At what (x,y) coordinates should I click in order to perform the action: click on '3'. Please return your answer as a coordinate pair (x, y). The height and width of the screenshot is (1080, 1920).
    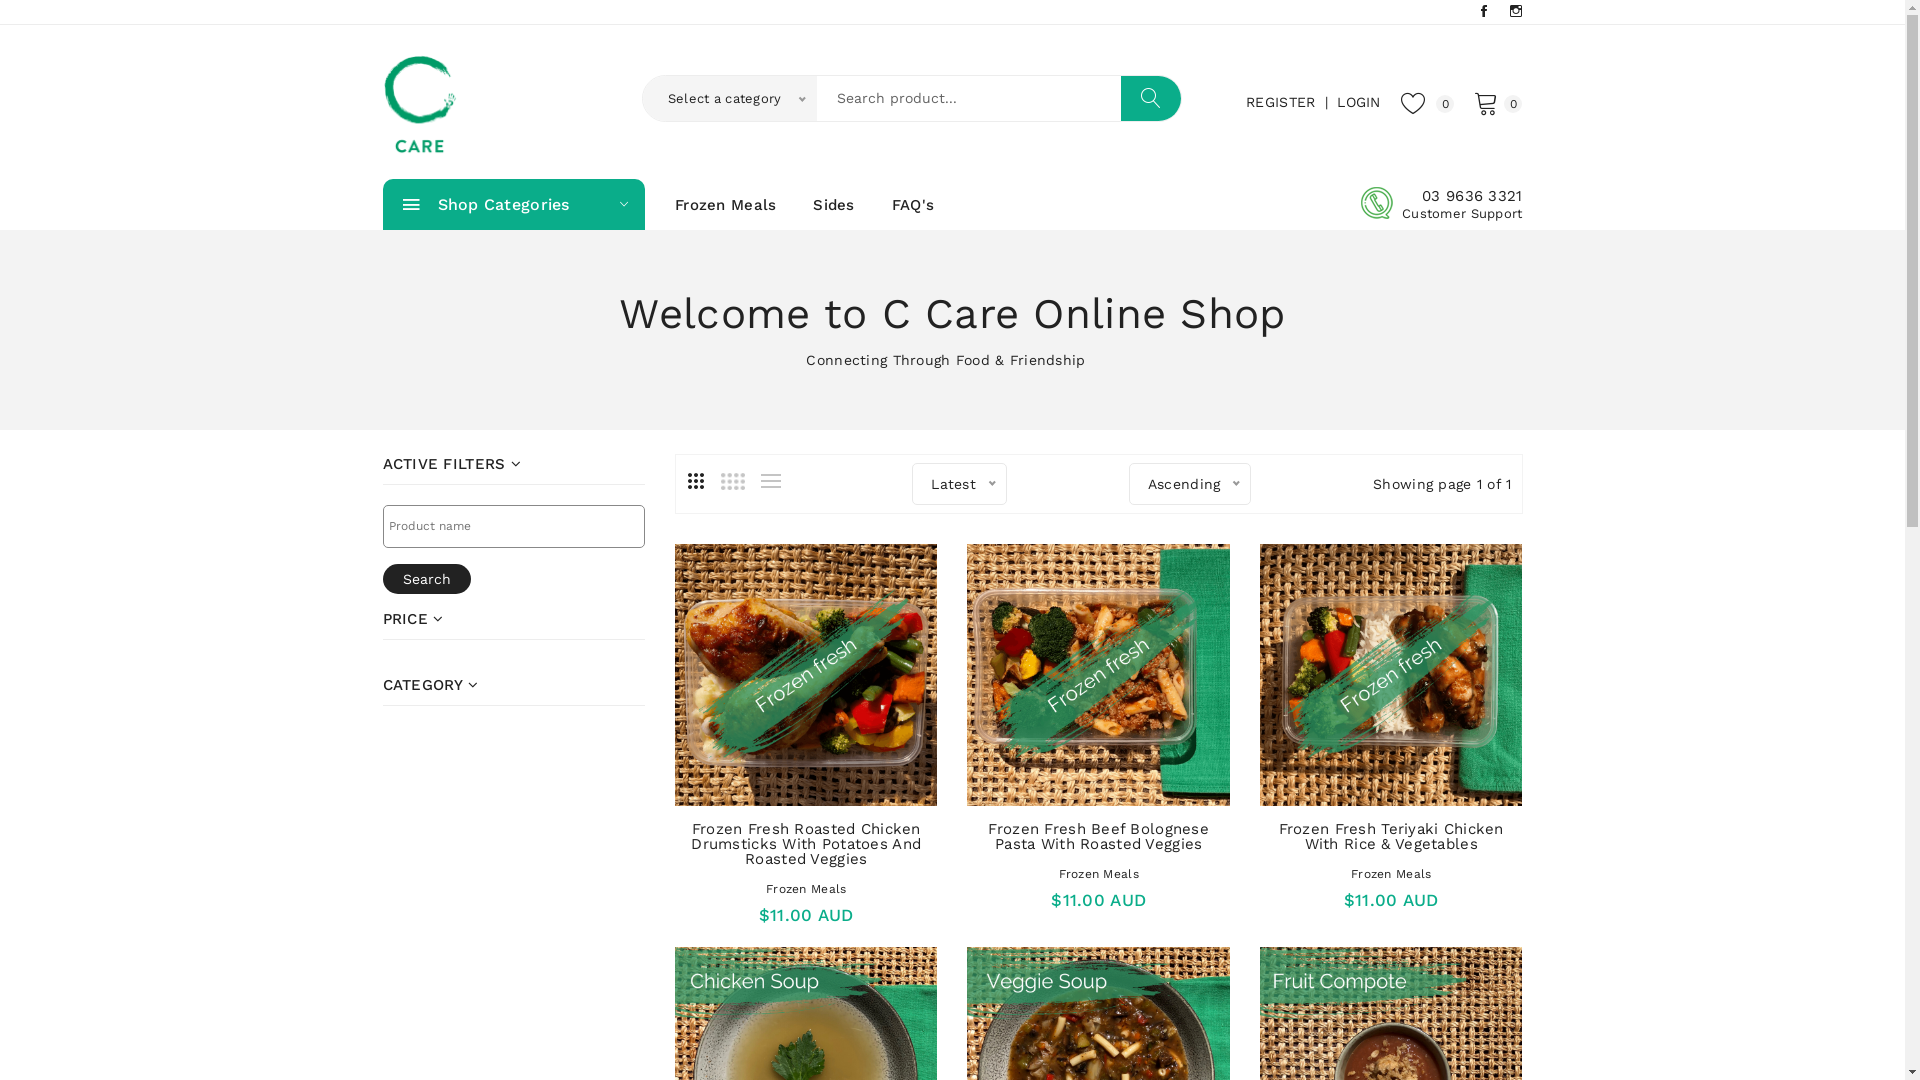
    Looking at the image, I should click on (696, 481).